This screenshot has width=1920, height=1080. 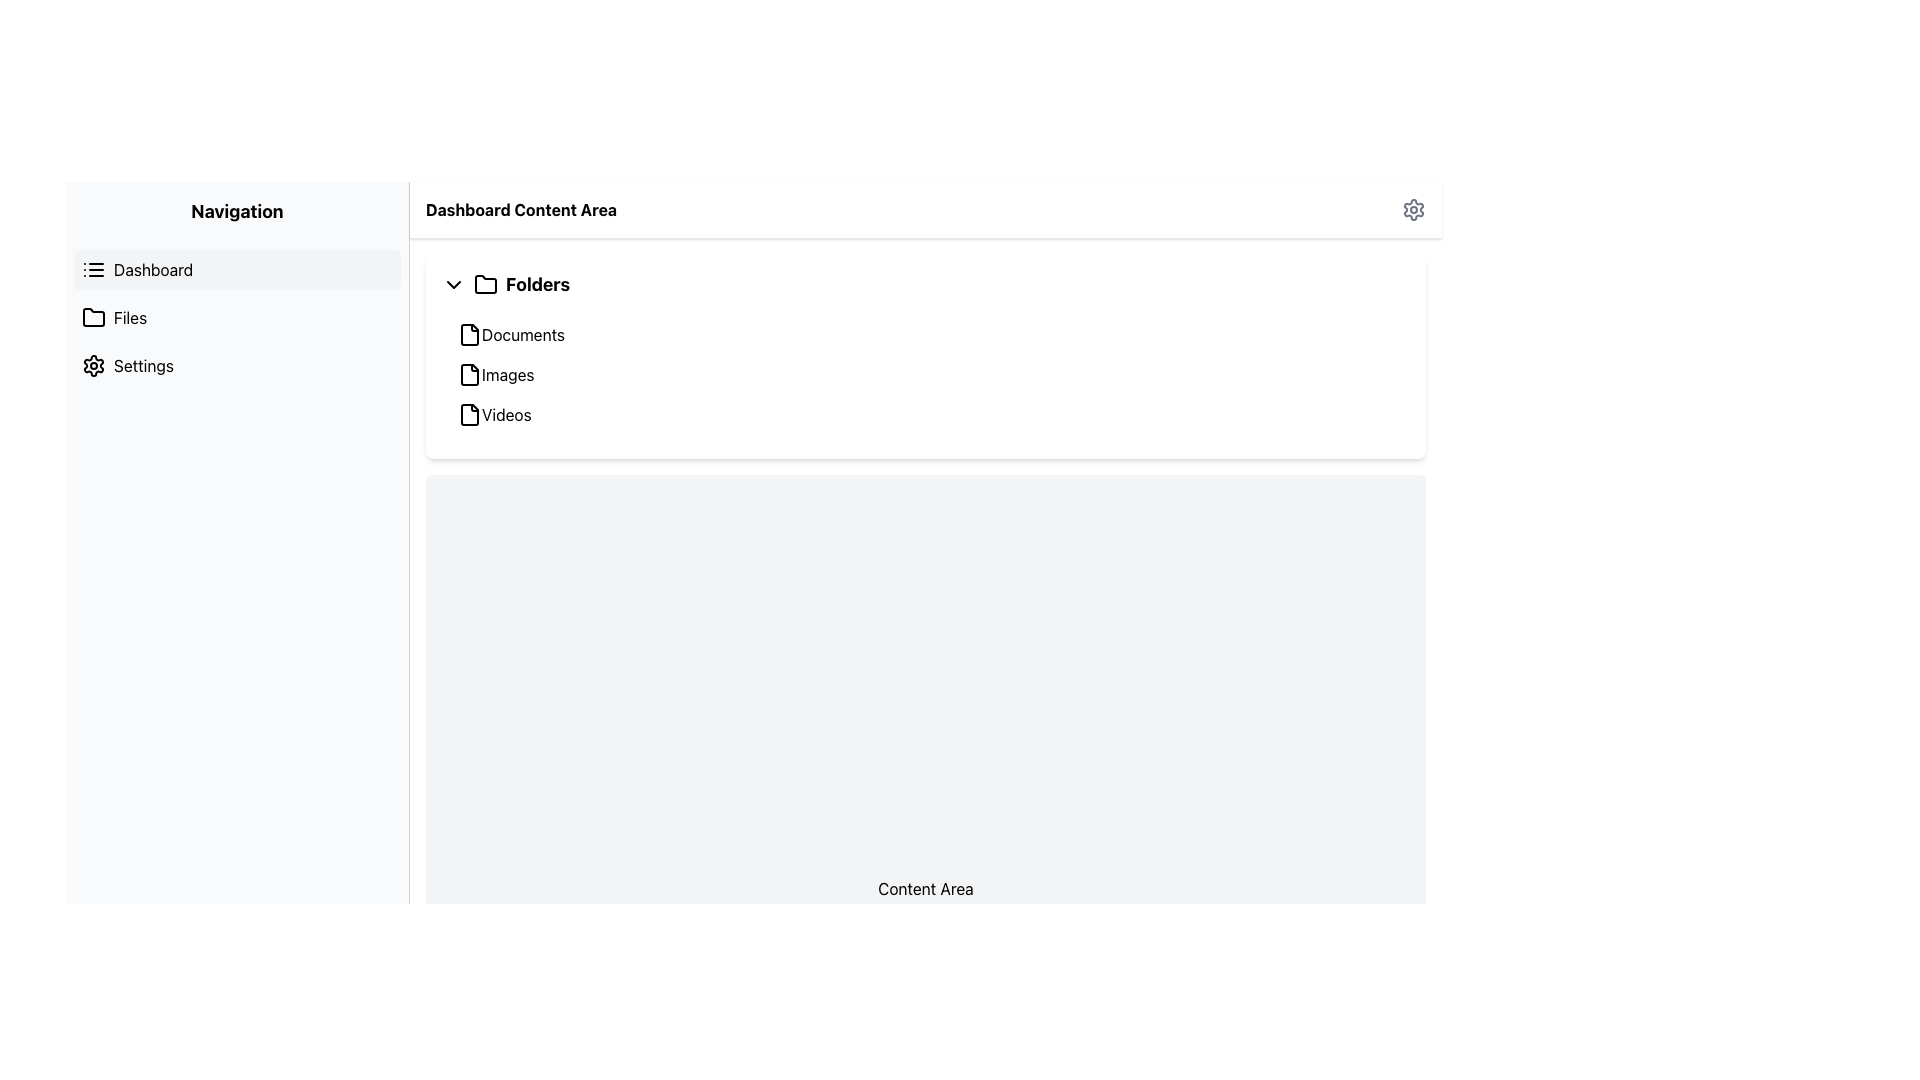 What do you see at coordinates (523, 334) in the screenshot?
I see `the 'Documents' text label` at bounding box center [523, 334].